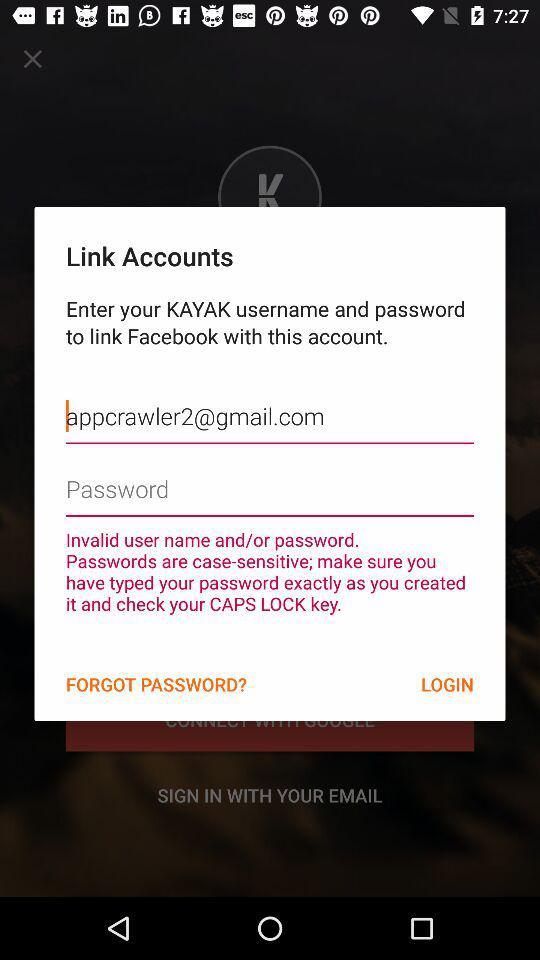  What do you see at coordinates (270, 474) in the screenshot?
I see `password` at bounding box center [270, 474].